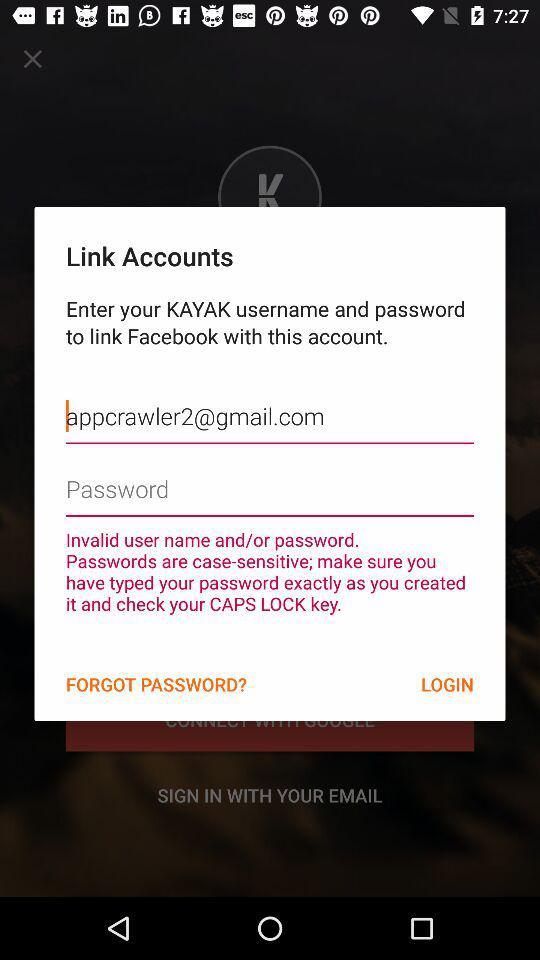  What do you see at coordinates (270, 474) in the screenshot?
I see `password` at bounding box center [270, 474].